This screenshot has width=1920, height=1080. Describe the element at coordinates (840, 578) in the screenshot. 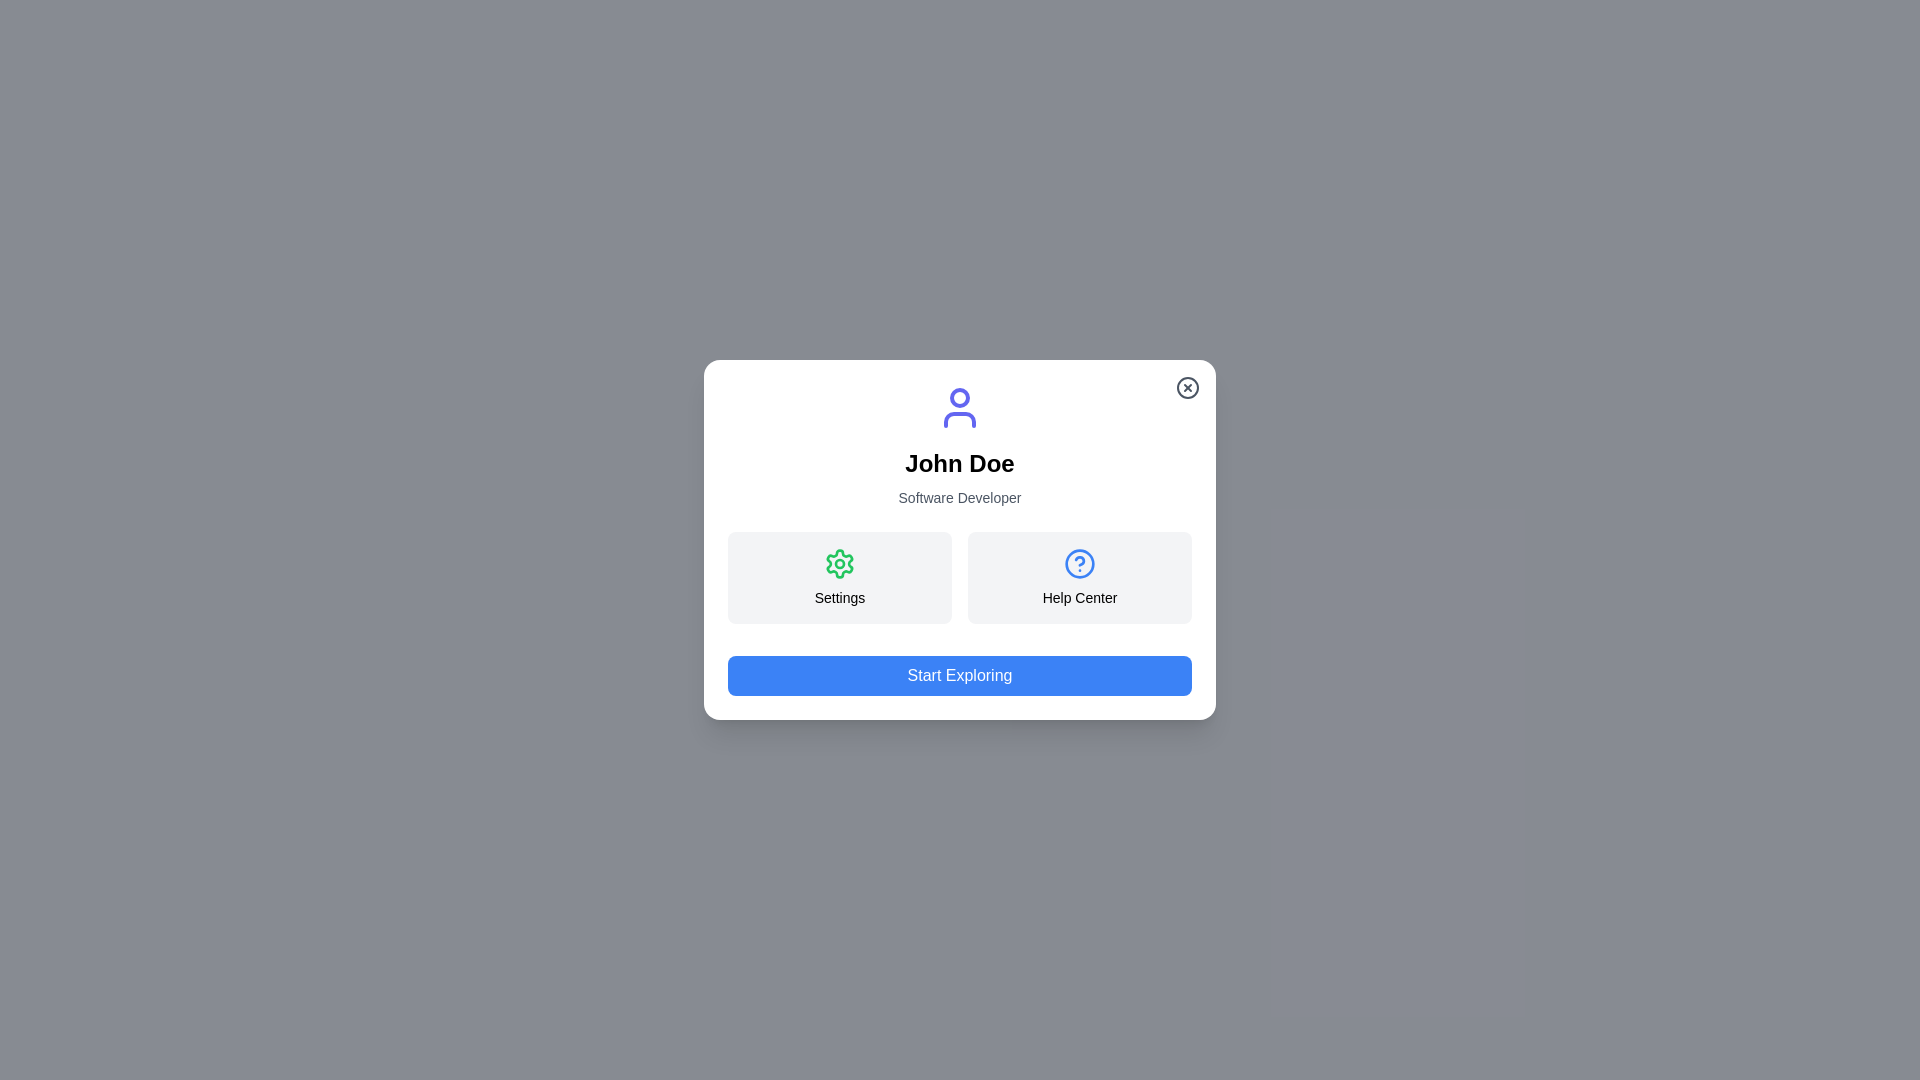

I see `the 'Settings' button located` at that location.